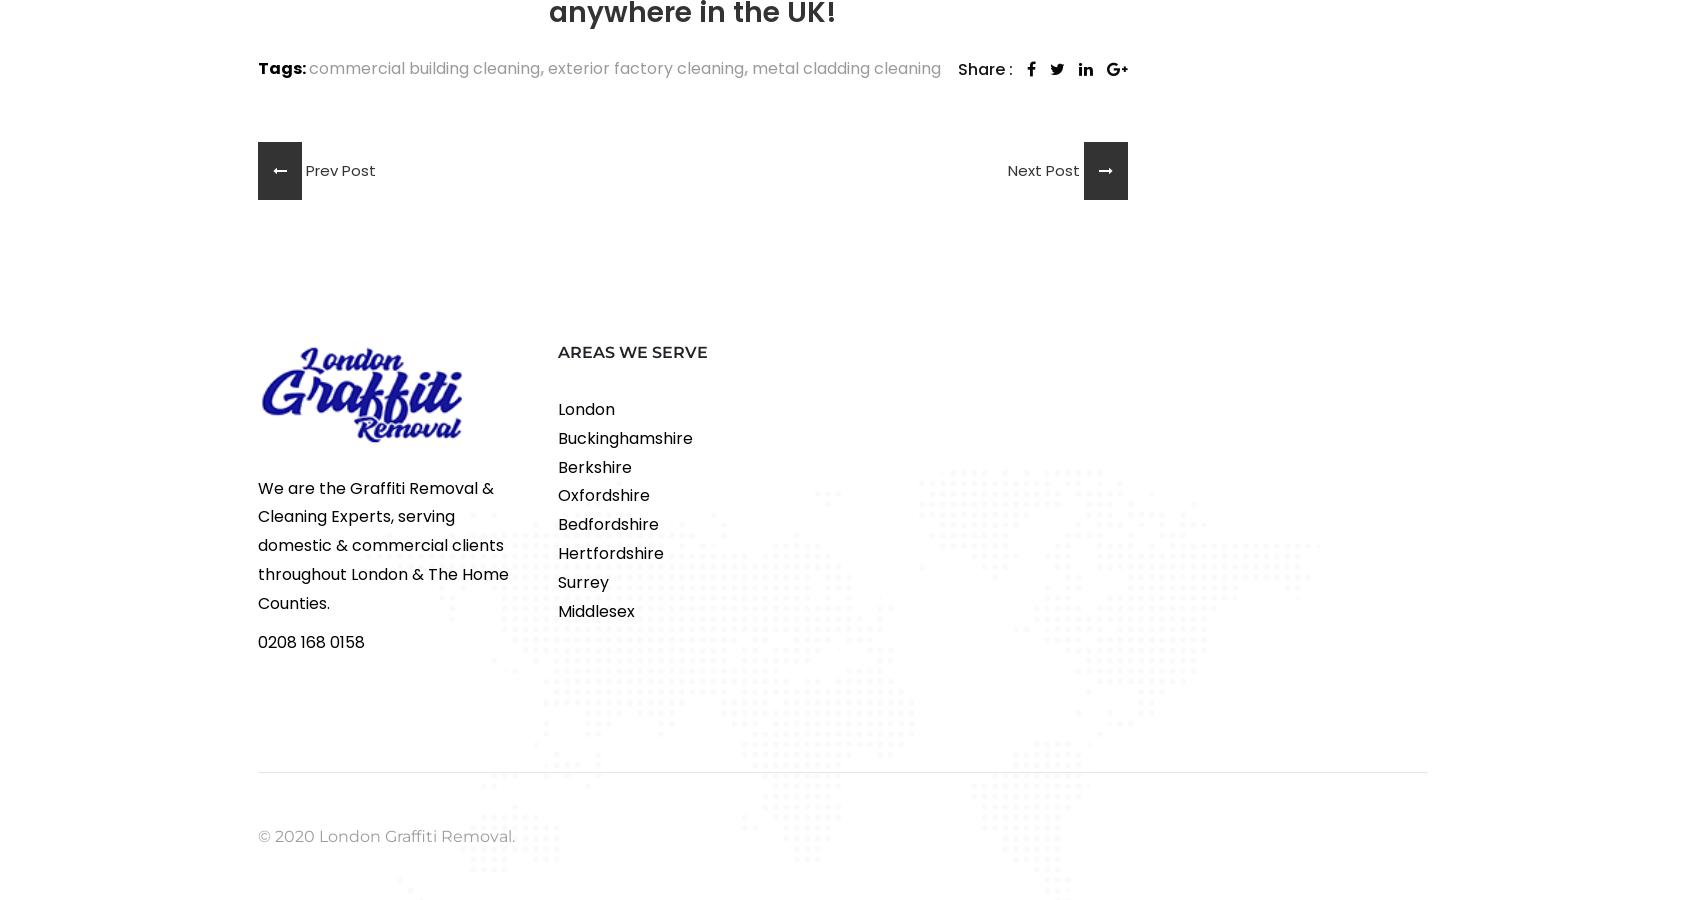 The height and width of the screenshot is (900, 1686). I want to click on 'Bedfordshire', so click(607, 523).